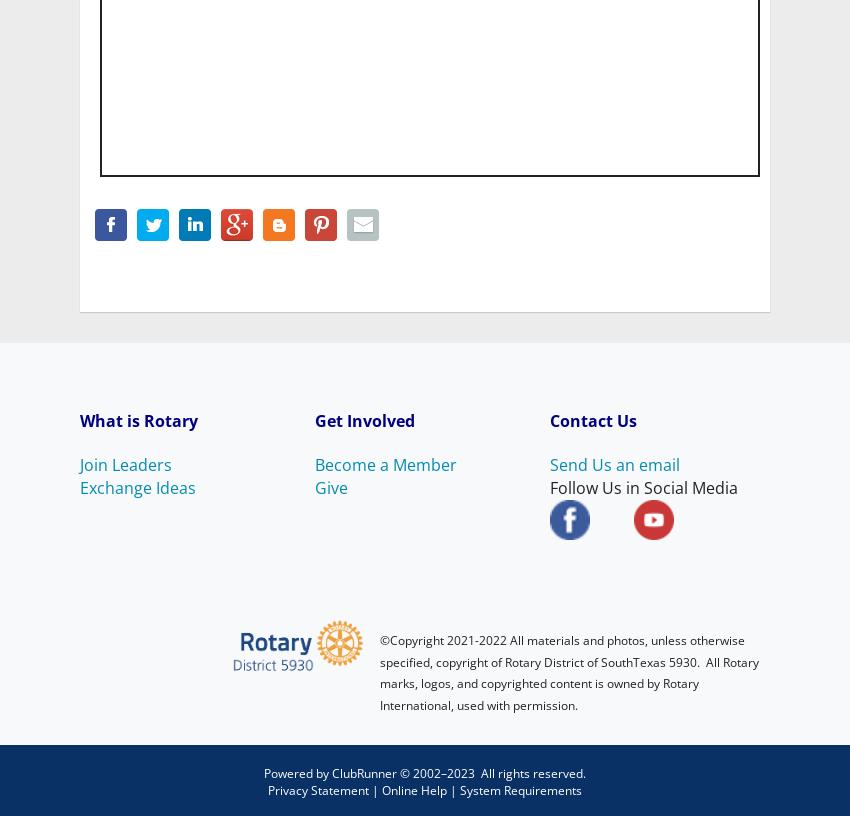  Describe the element at coordinates (141, 418) in the screenshot. I see `'What is Rotary'` at that location.